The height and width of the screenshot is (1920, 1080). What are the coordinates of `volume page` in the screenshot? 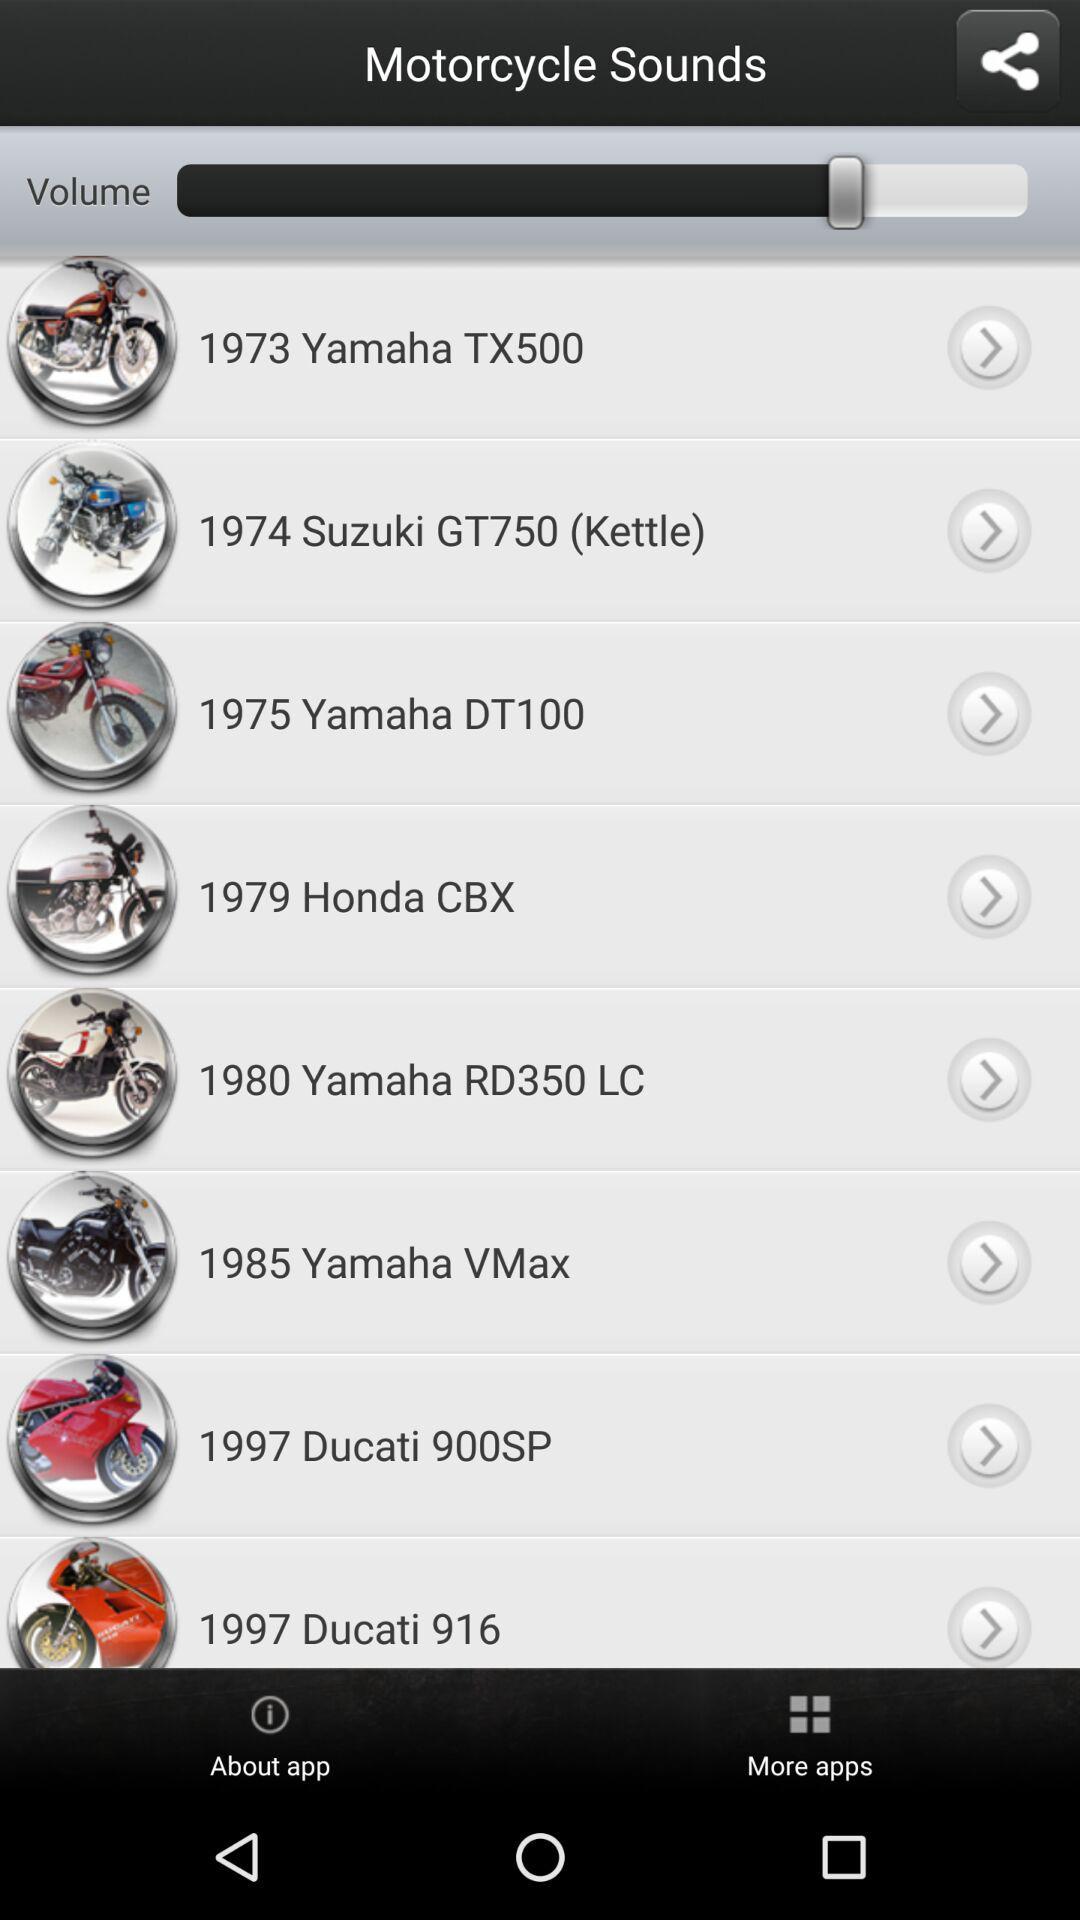 It's located at (987, 1077).